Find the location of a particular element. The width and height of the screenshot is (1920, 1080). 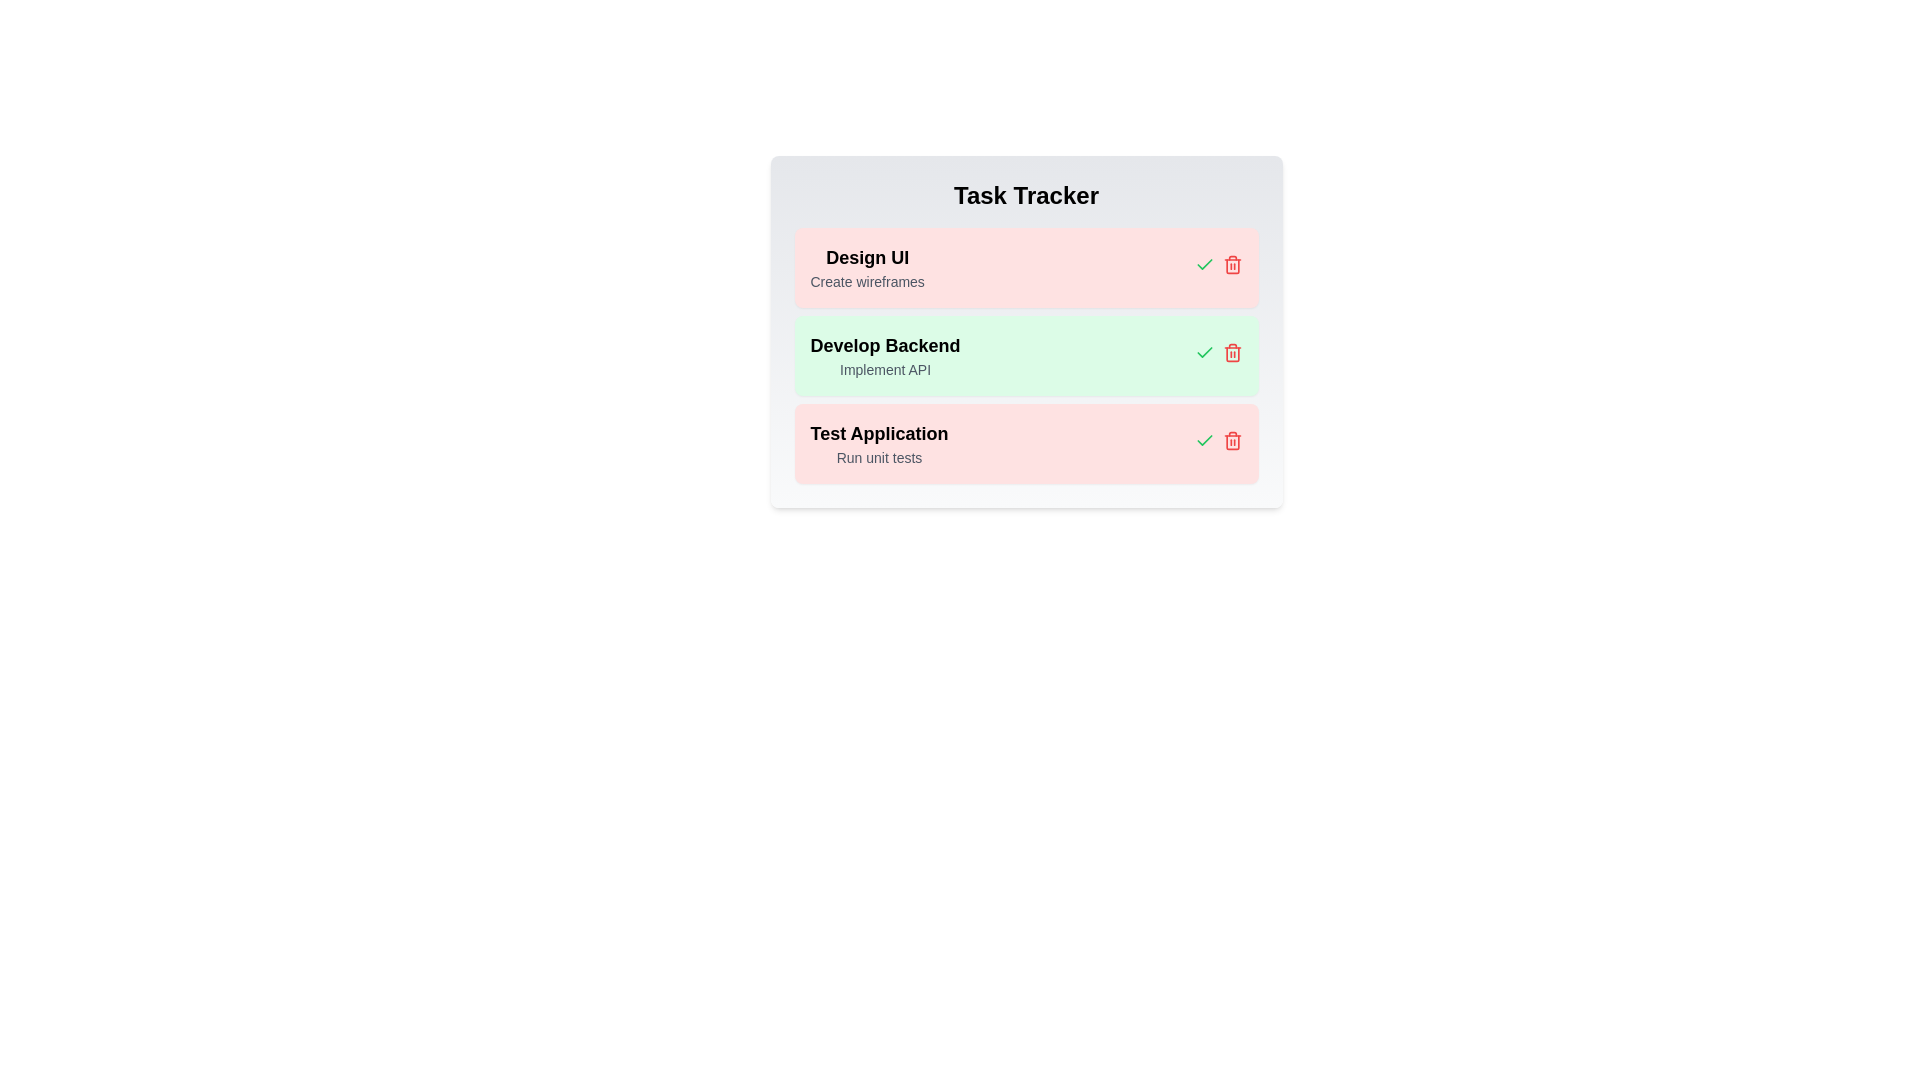

the task identified by its name Design UI is located at coordinates (1231, 263).